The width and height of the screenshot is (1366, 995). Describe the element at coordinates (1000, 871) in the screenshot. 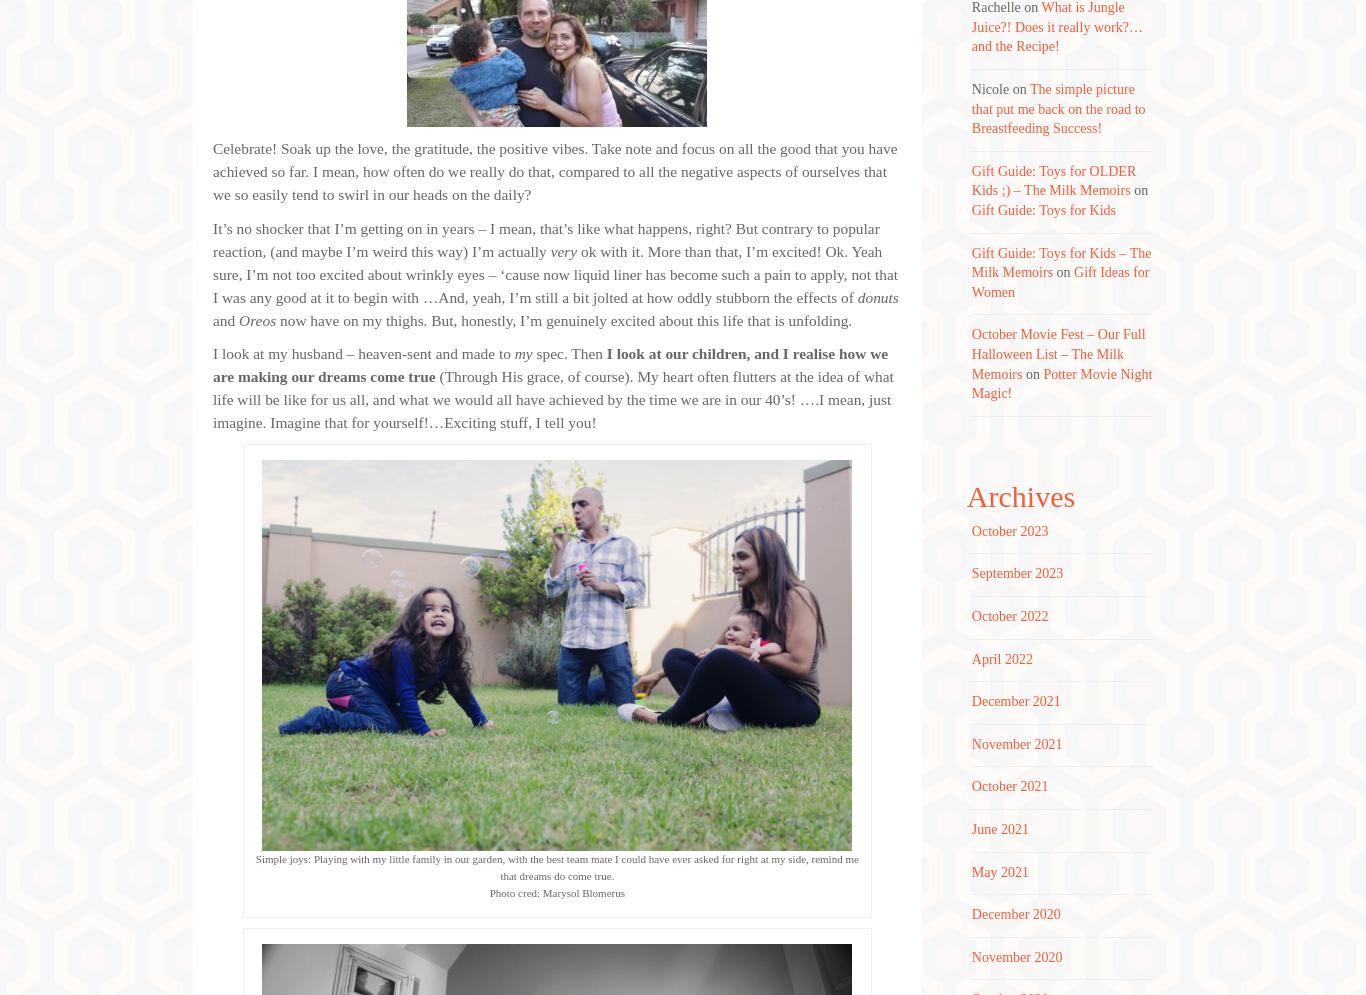

I see `'May 2021'` at that location.